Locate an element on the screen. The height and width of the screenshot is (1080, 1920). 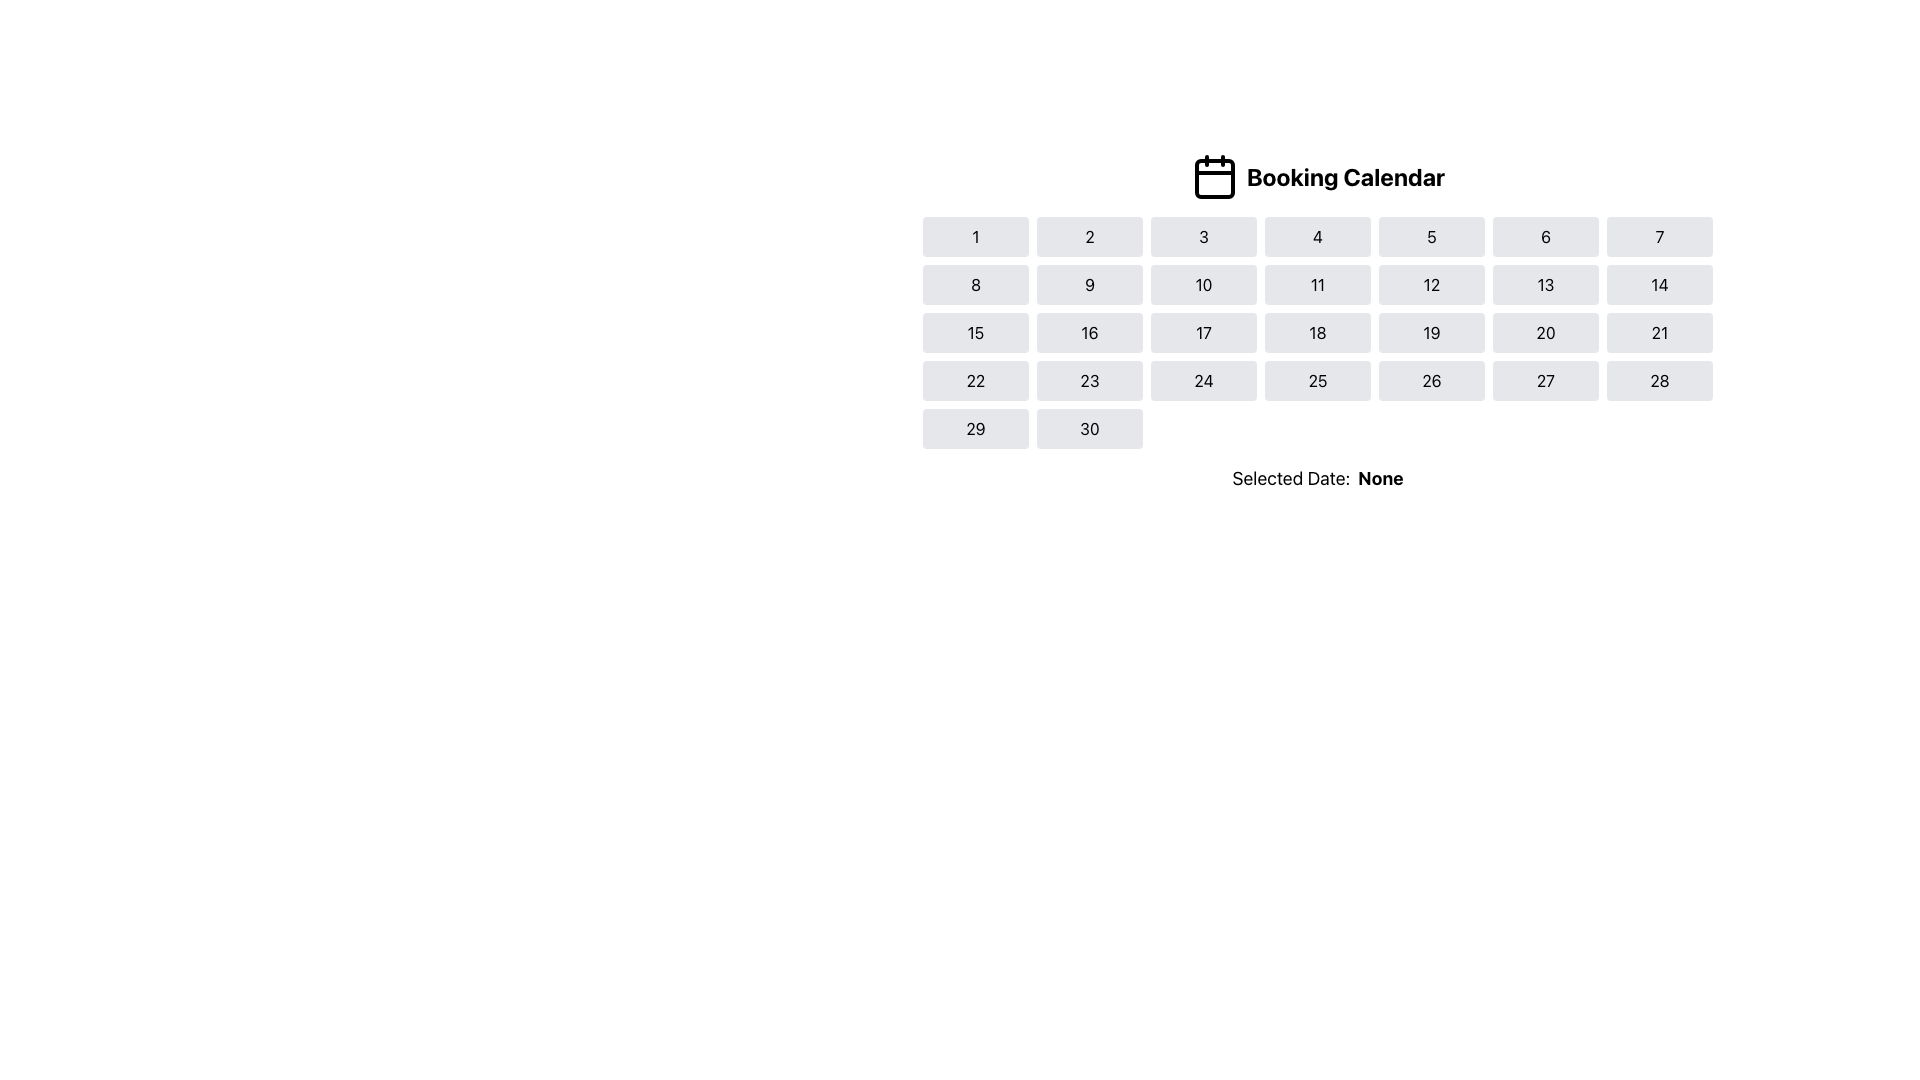
the button labeled '5' with a grey background and rounded corners located in the first row of the grid beneath 'Booking Calendar' is located at coordinates (1430, 235).